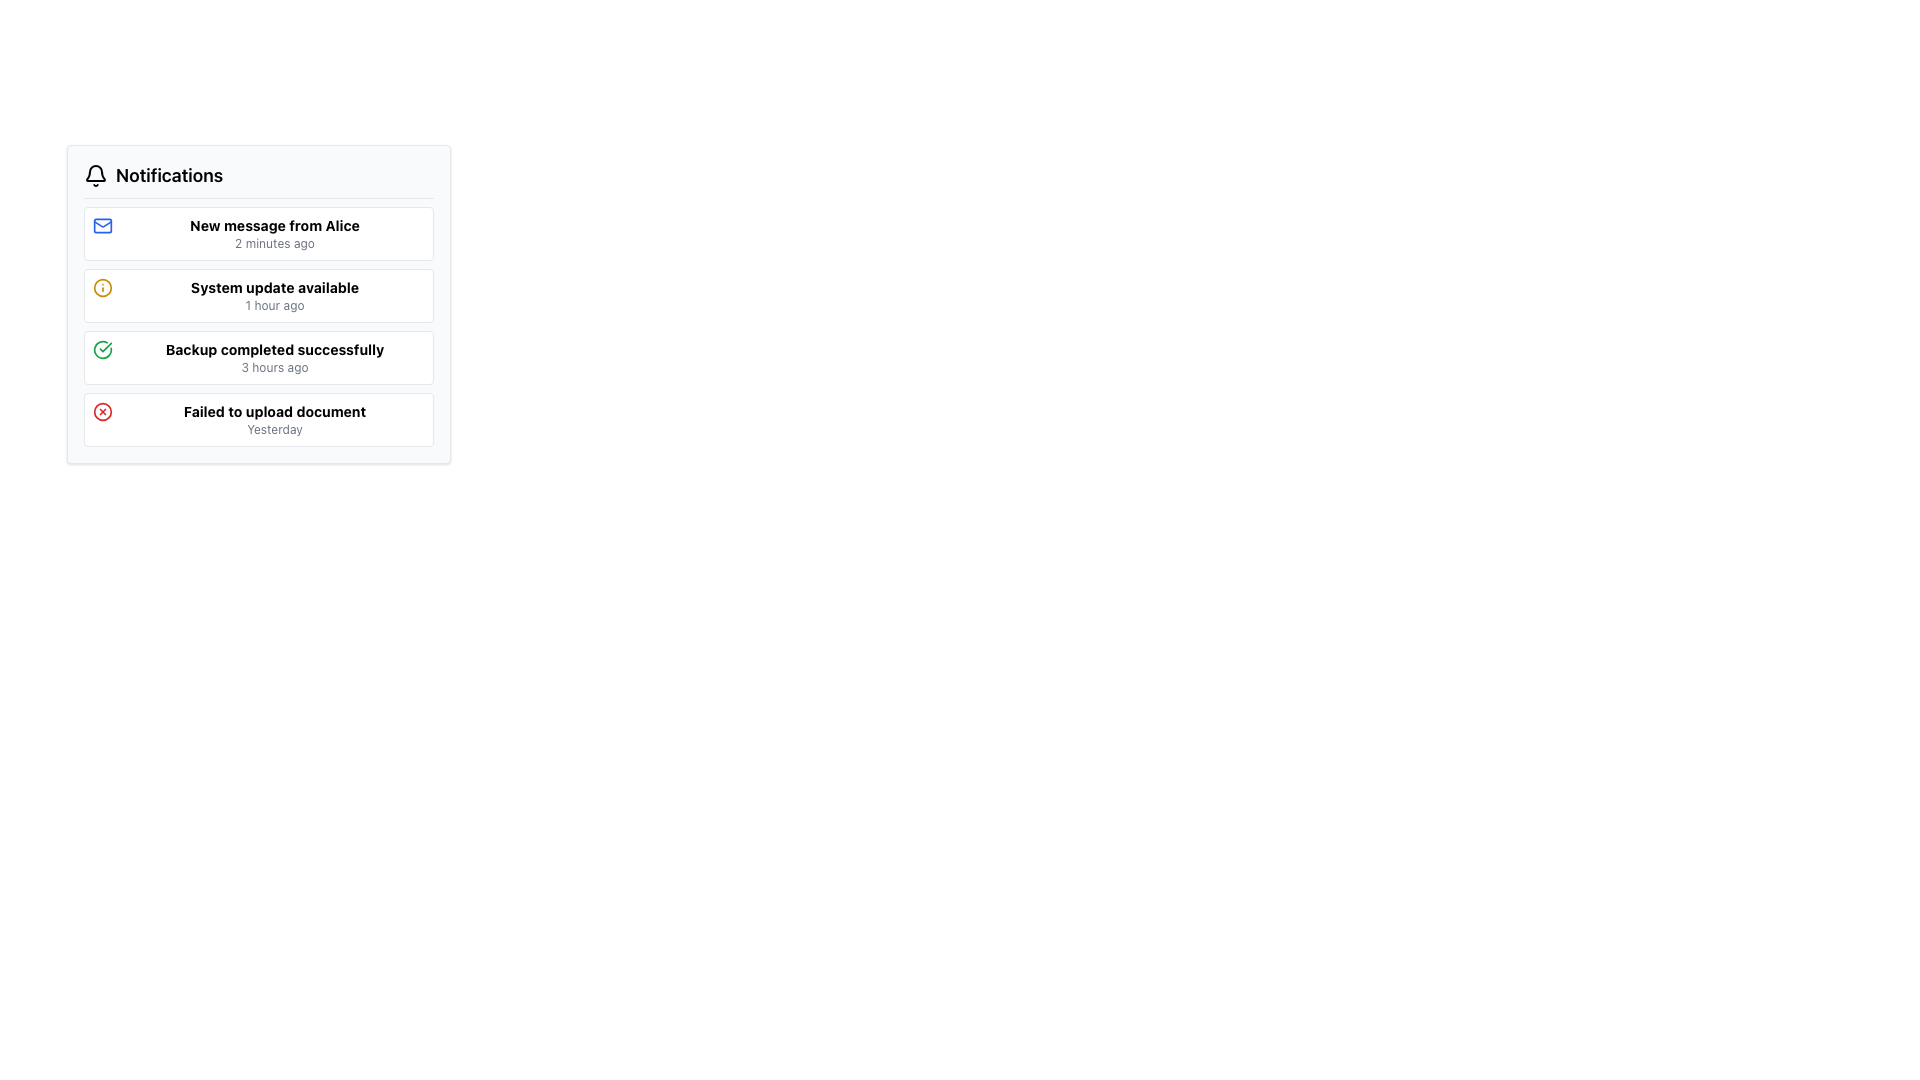  Describe the element at coordinates (95, 175) in the screenshot. I see `the bell icon representing notifications, which is located on the leftmost side of the notifications section` at that location.